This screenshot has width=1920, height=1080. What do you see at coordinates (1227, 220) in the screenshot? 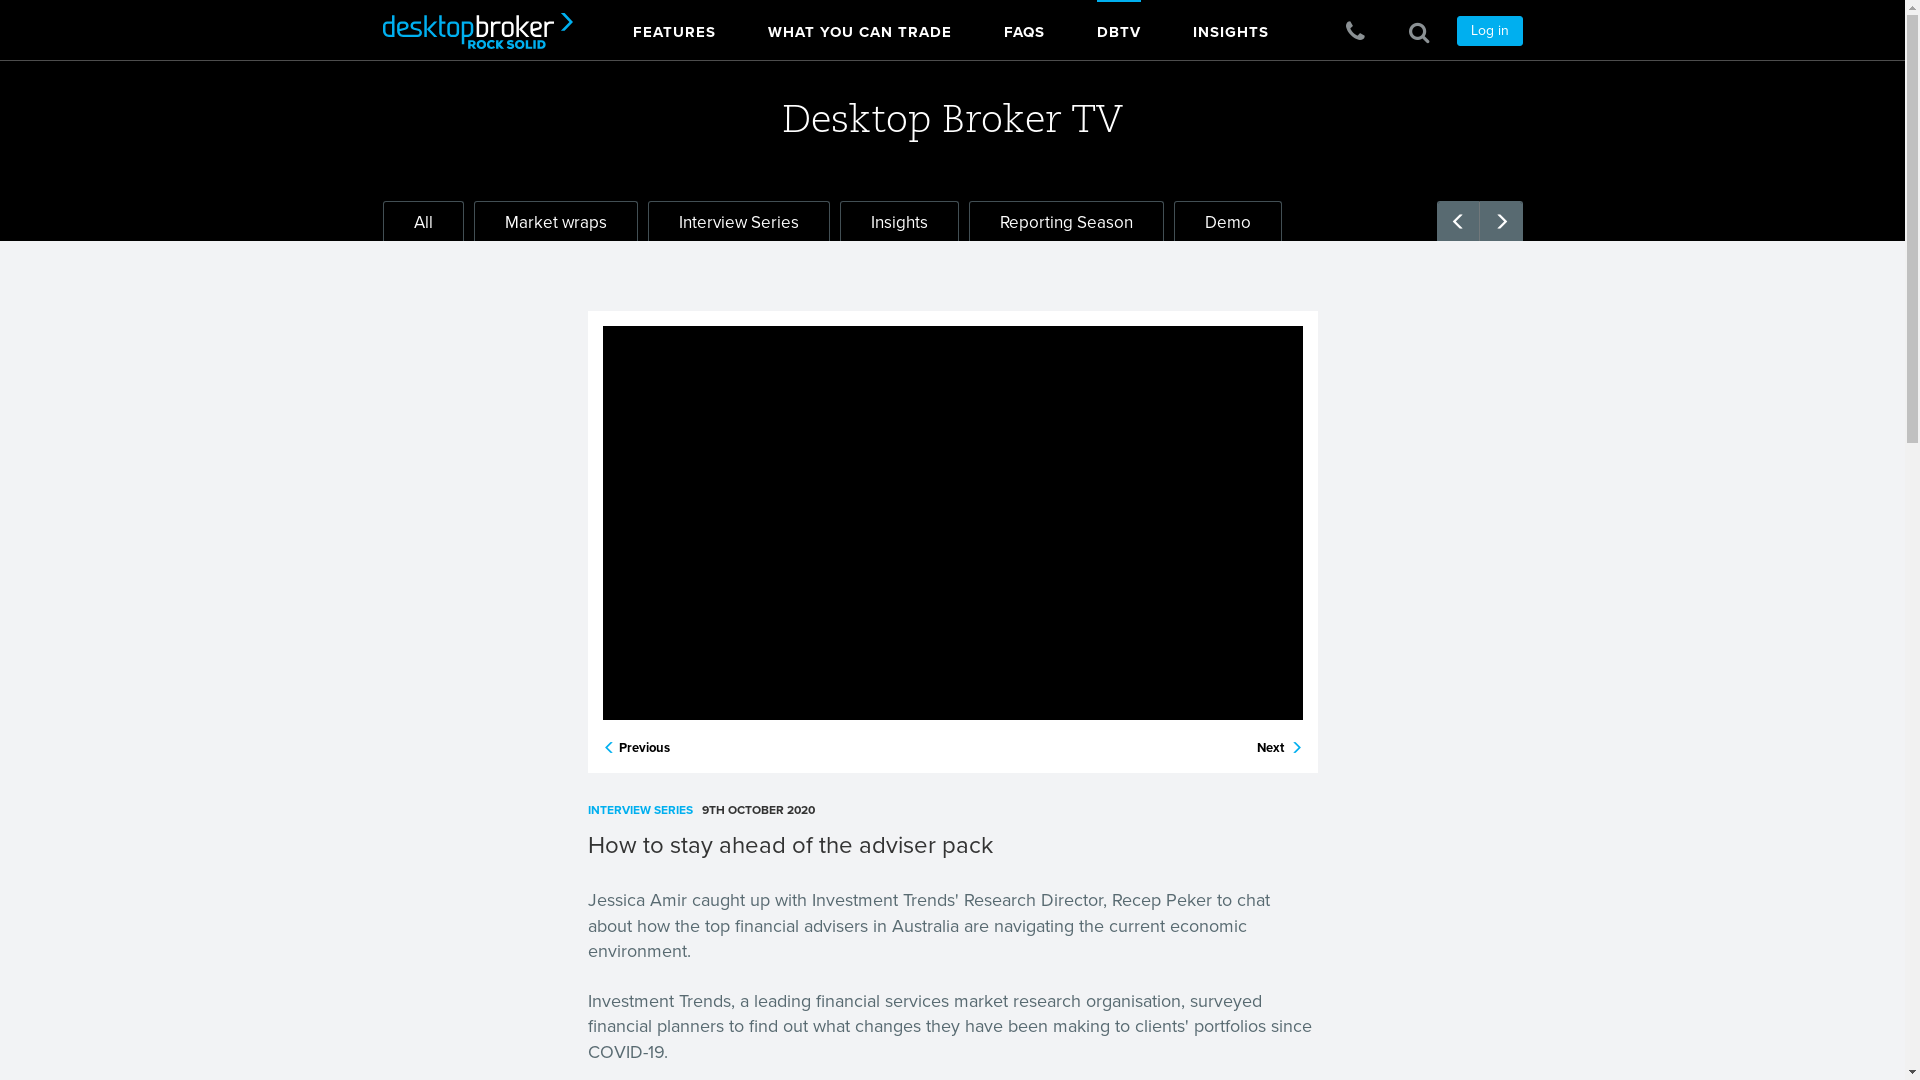
I see `'Demo'` at bounding box center [1227, 220].